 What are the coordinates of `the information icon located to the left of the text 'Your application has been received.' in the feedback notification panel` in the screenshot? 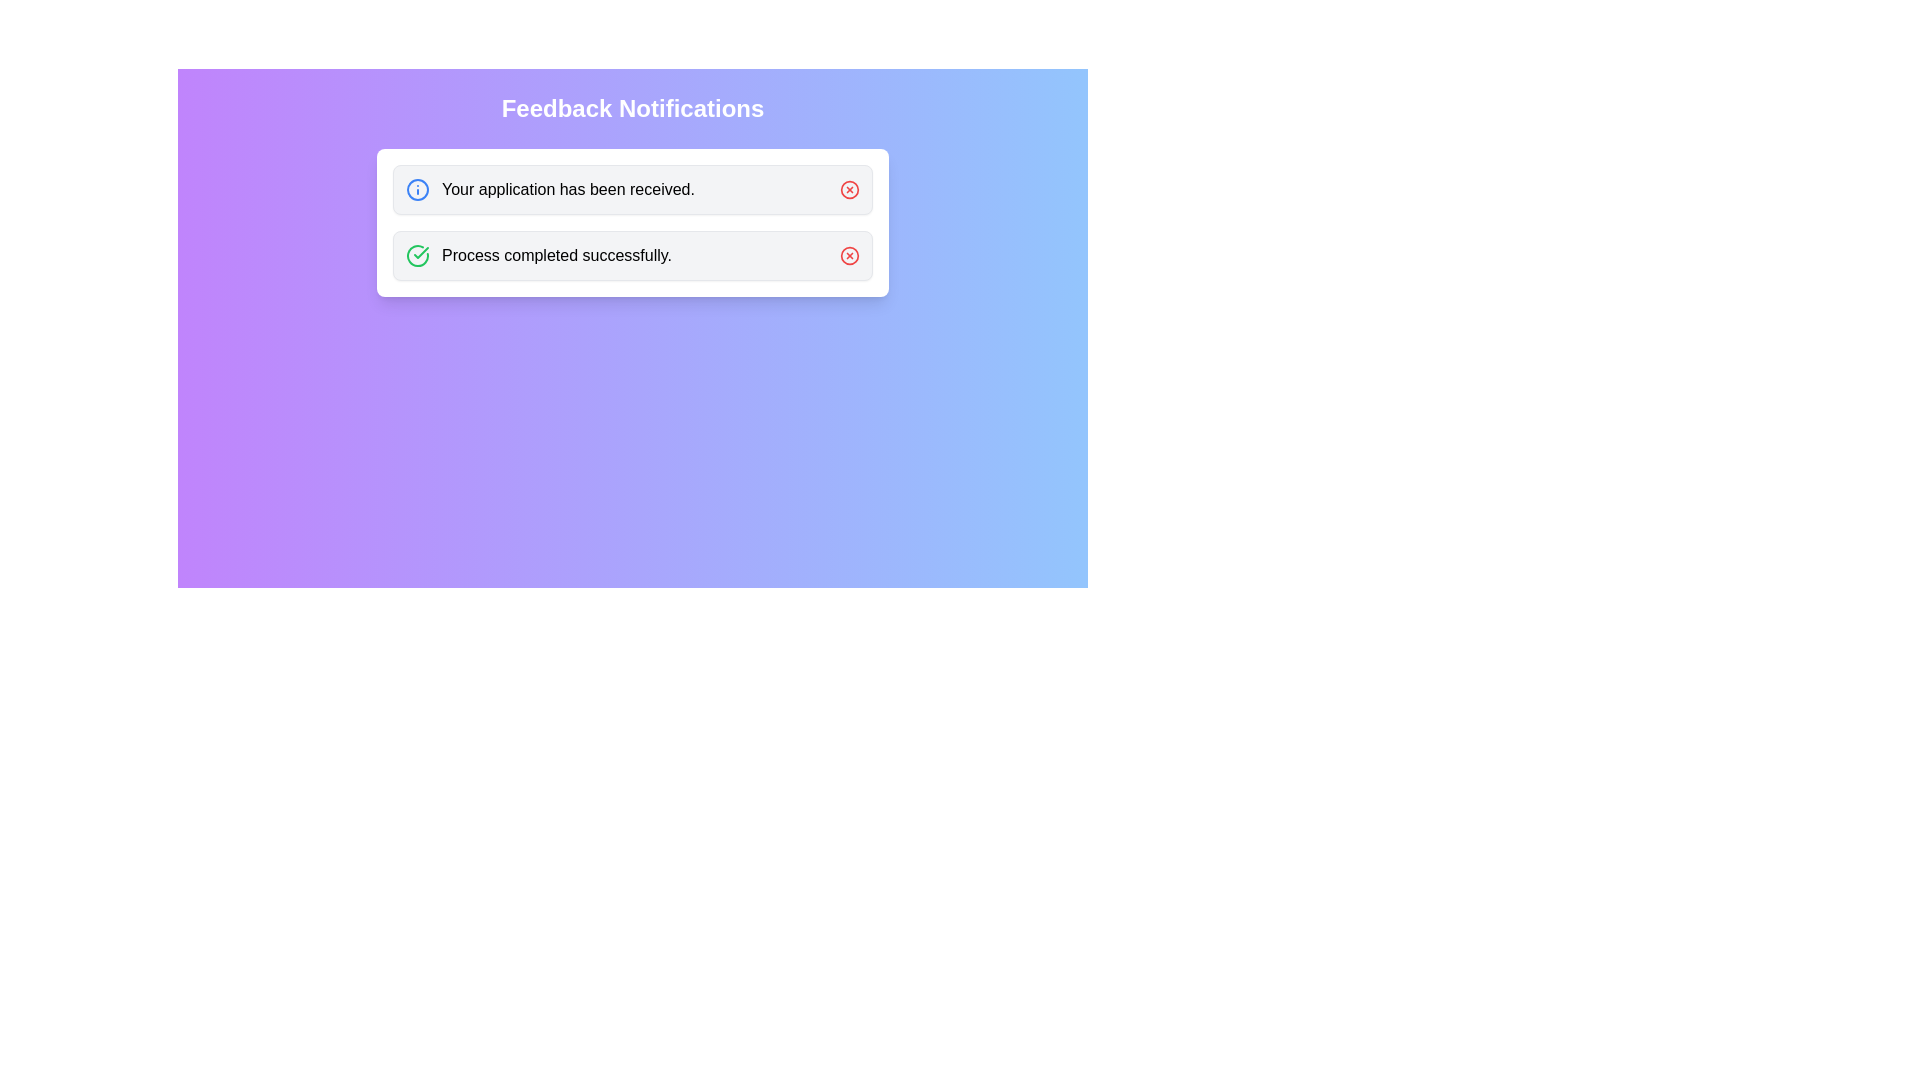 It's located at (416, 189).